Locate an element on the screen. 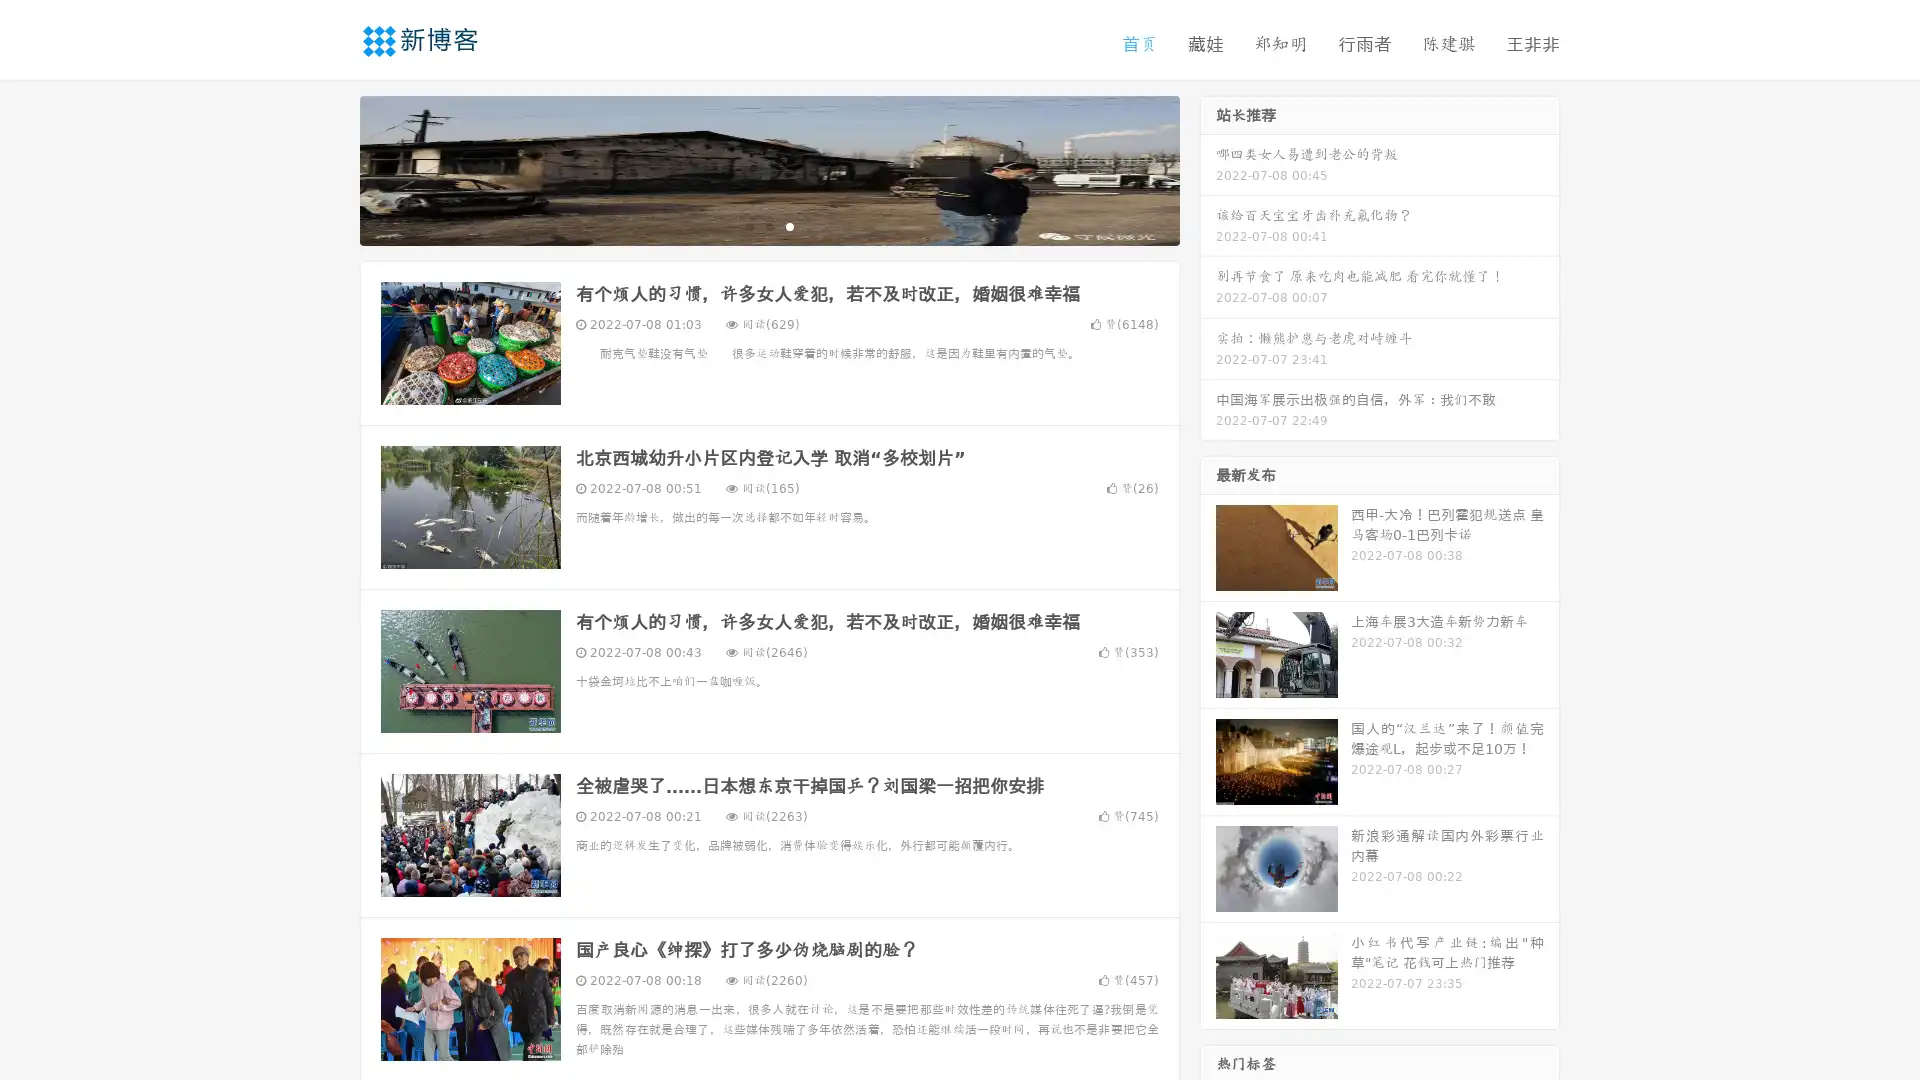 Image resolution: width=1920 pixels, height=1080 pixels. Next slide is located at coordinates (1208, 168).